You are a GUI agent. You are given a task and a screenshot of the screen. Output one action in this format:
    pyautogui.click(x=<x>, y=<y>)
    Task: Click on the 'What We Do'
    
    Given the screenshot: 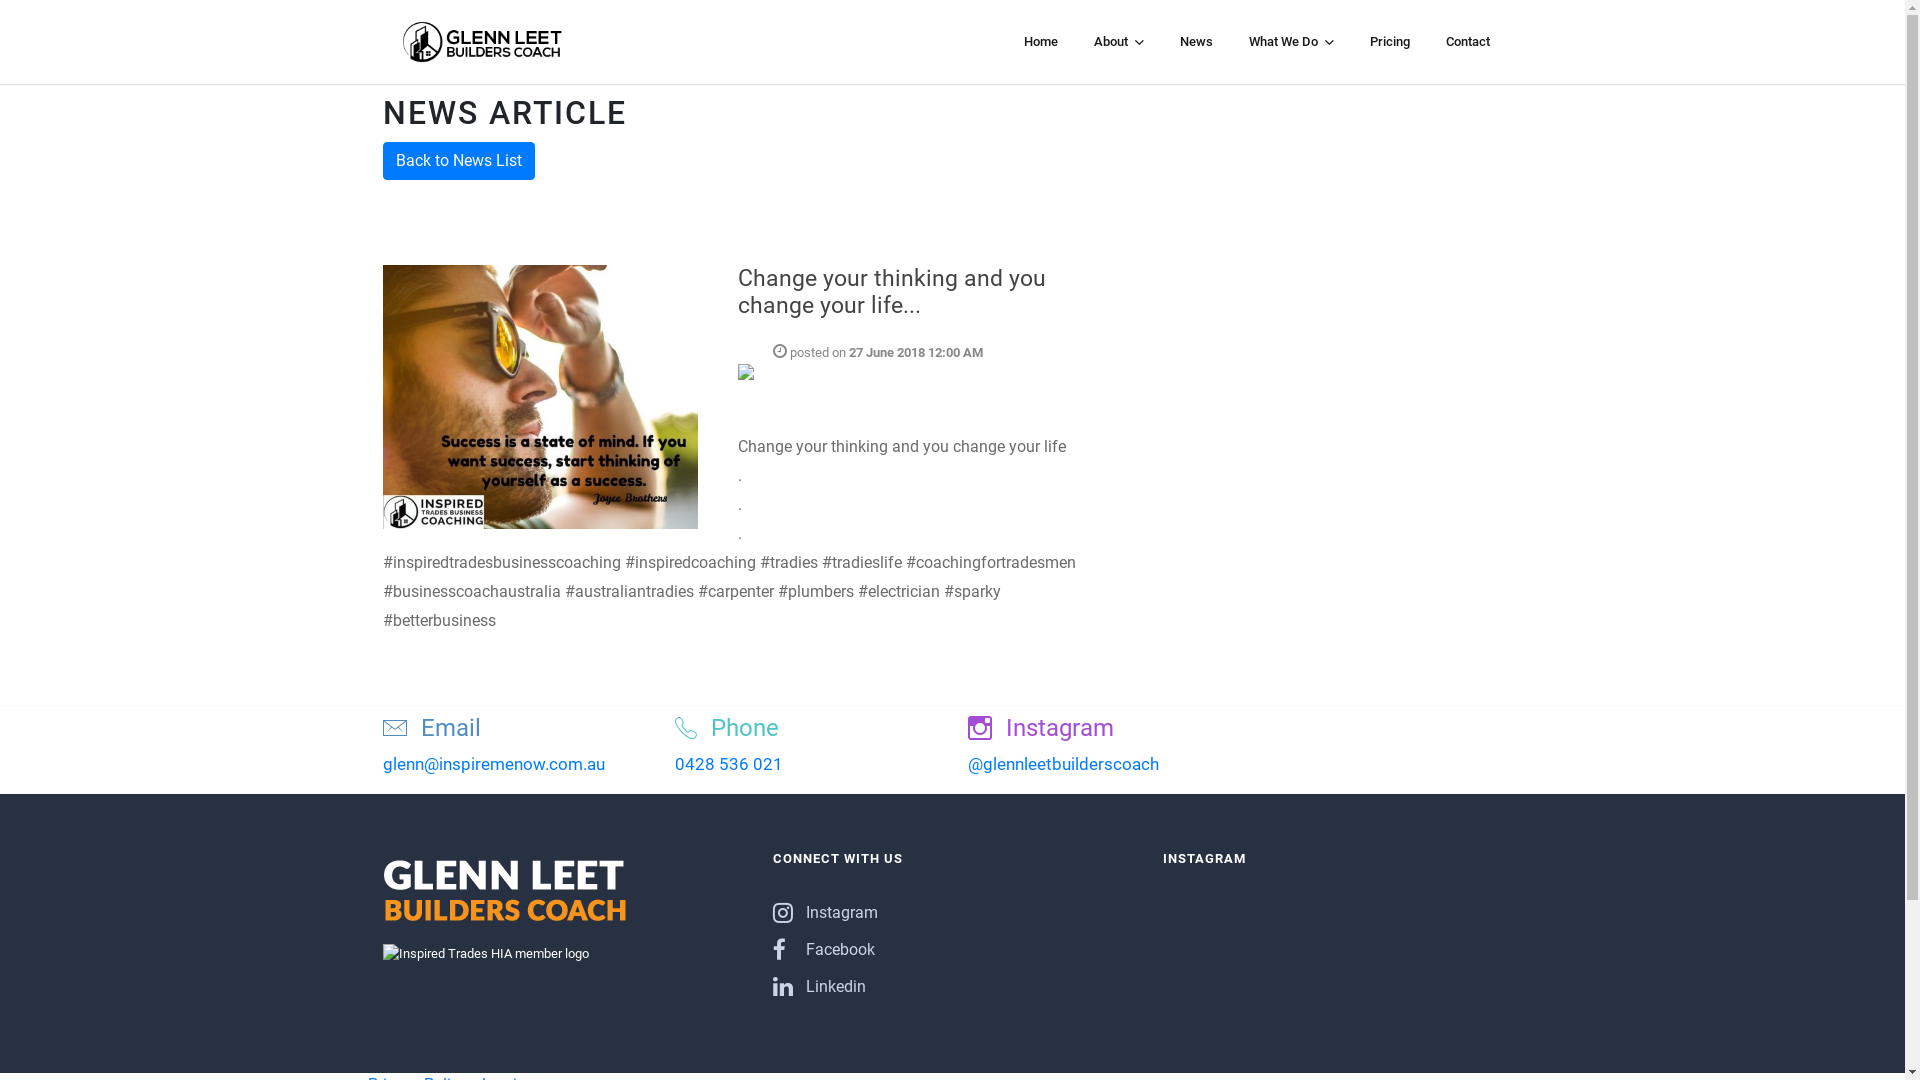 What is the action you would take?
    pyautogui.click(x=1290, y=42)
    